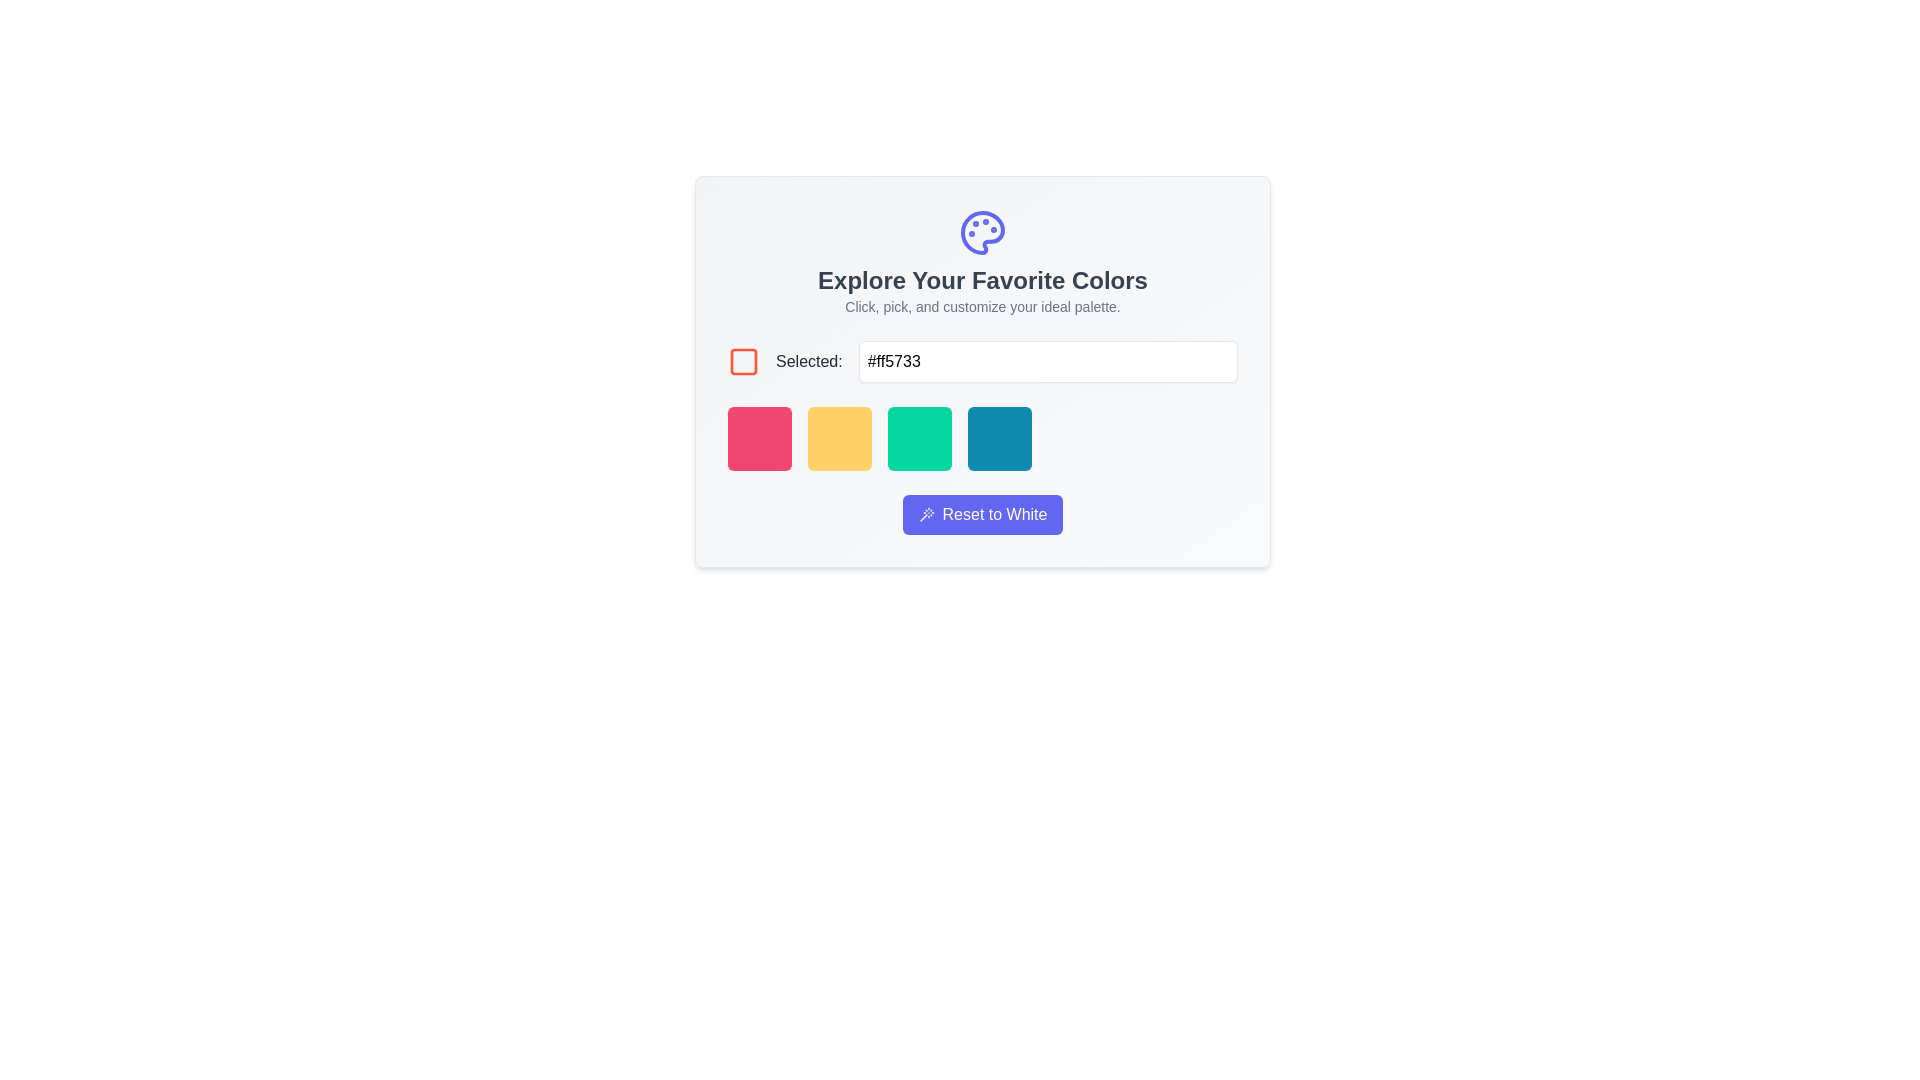 The height and width of the screenshot is (1080, 1920). What do you see at coordinates (983, 231) in the screenshot?
I see `the palette icon that represents color selection, located above the title 'Explore Your Favorite Colors' within its card layout` at bounding box center [983, 231].